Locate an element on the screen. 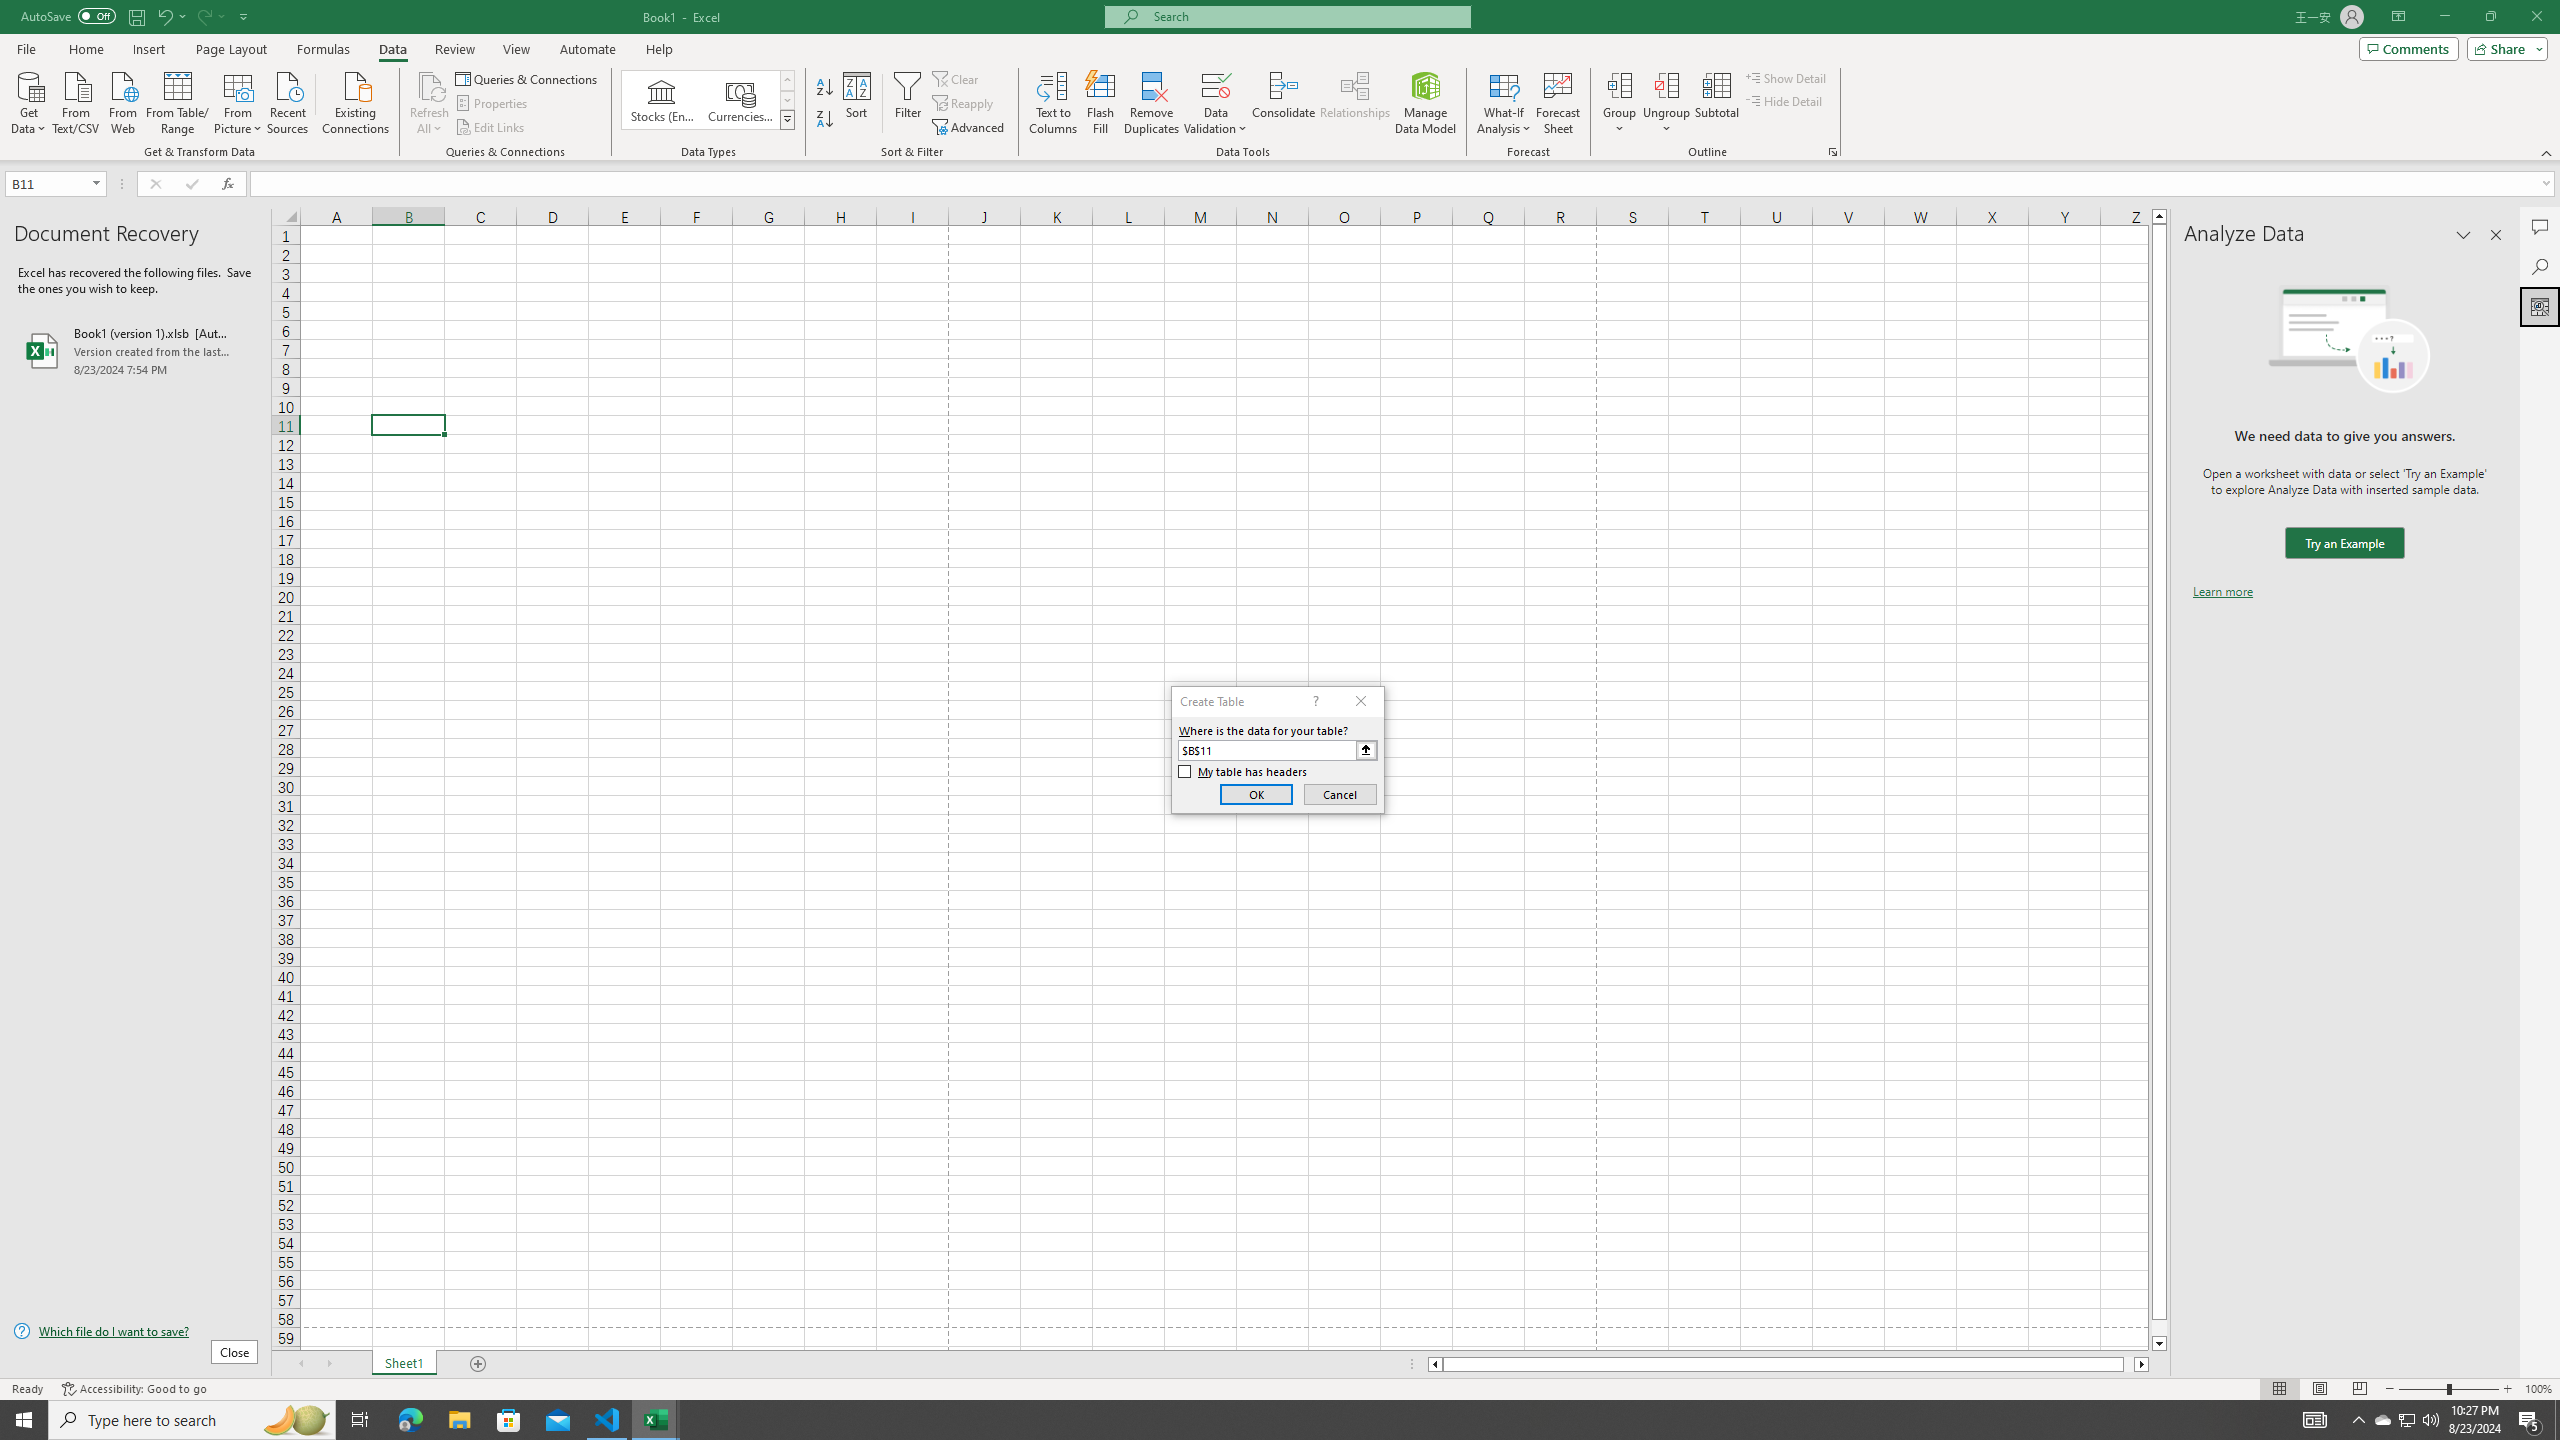 The image size is (2560, 1440). 'Learn more' is located at coordinates (2222, 590).